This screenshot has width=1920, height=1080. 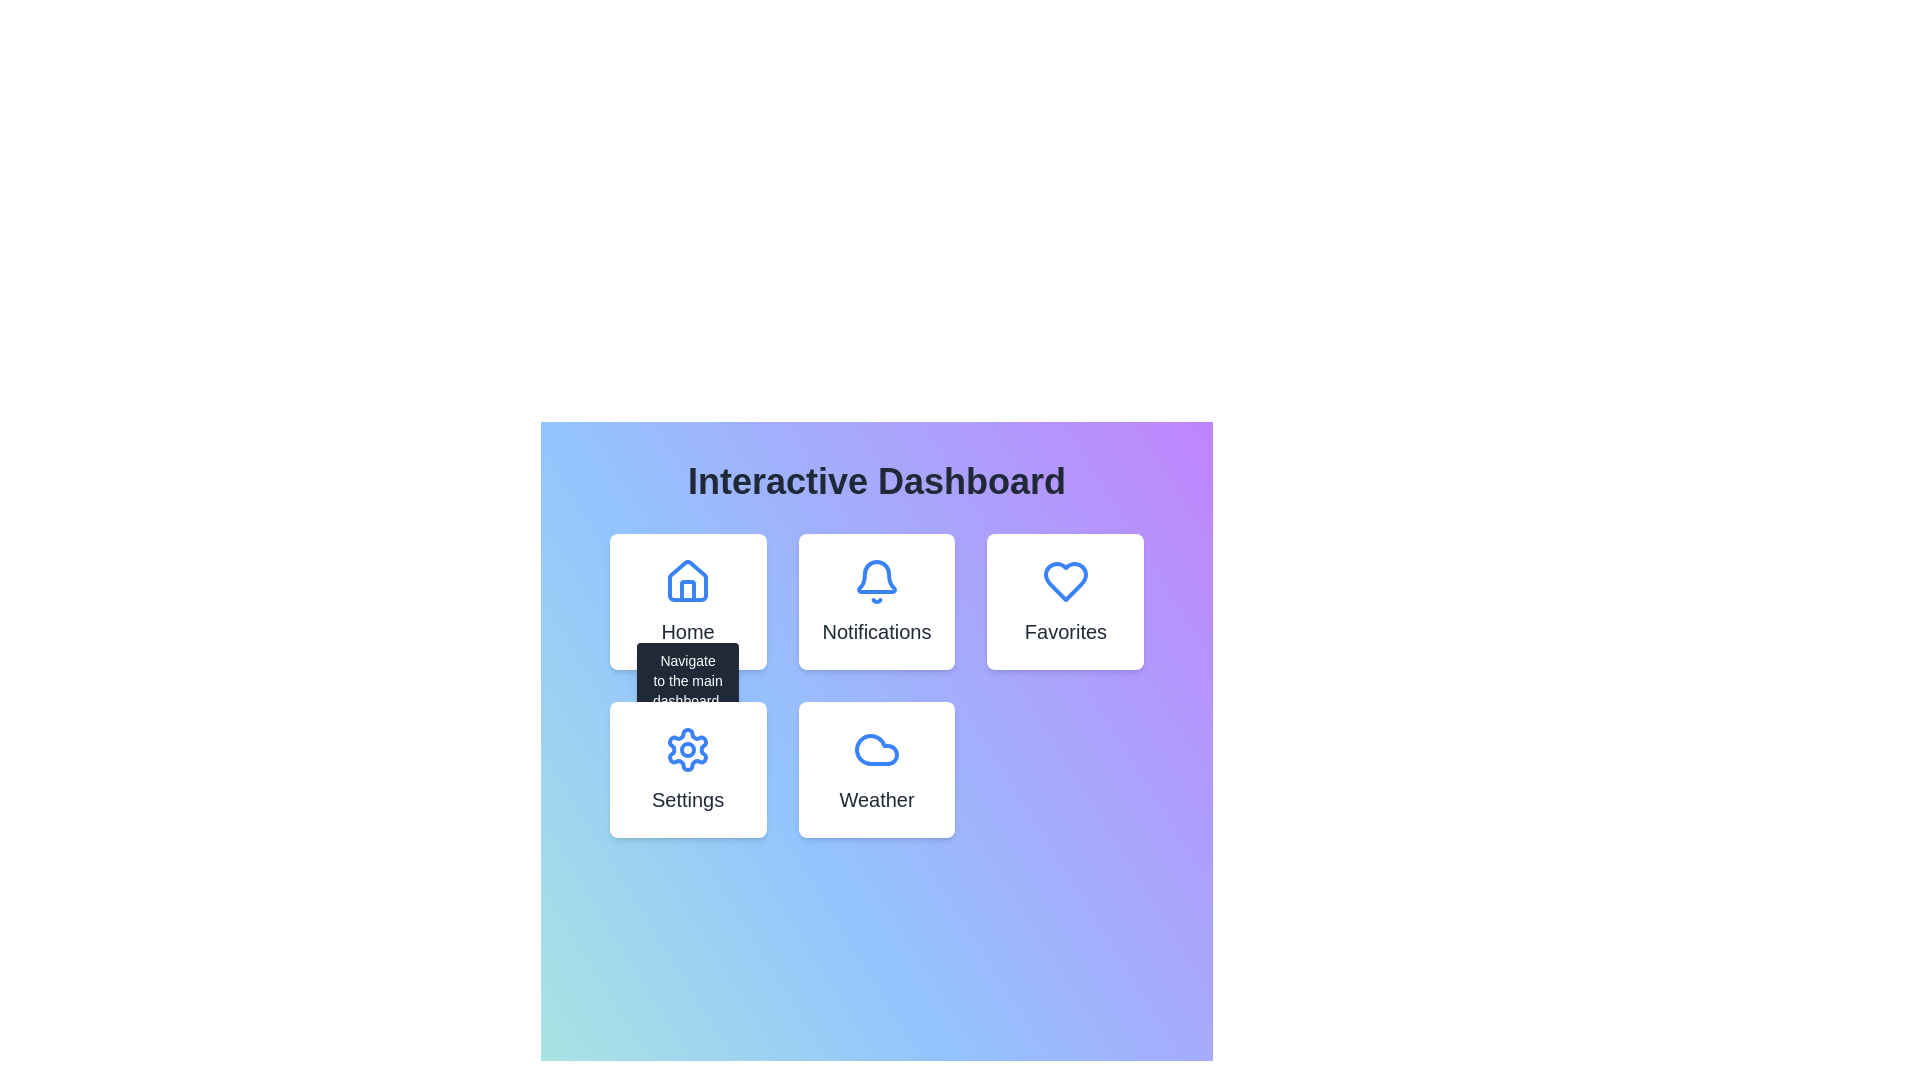 I want to click on the house icon with a bright blue outline in the first tile of the grid layout, labeled 'Home', so click(x=688, y=582).